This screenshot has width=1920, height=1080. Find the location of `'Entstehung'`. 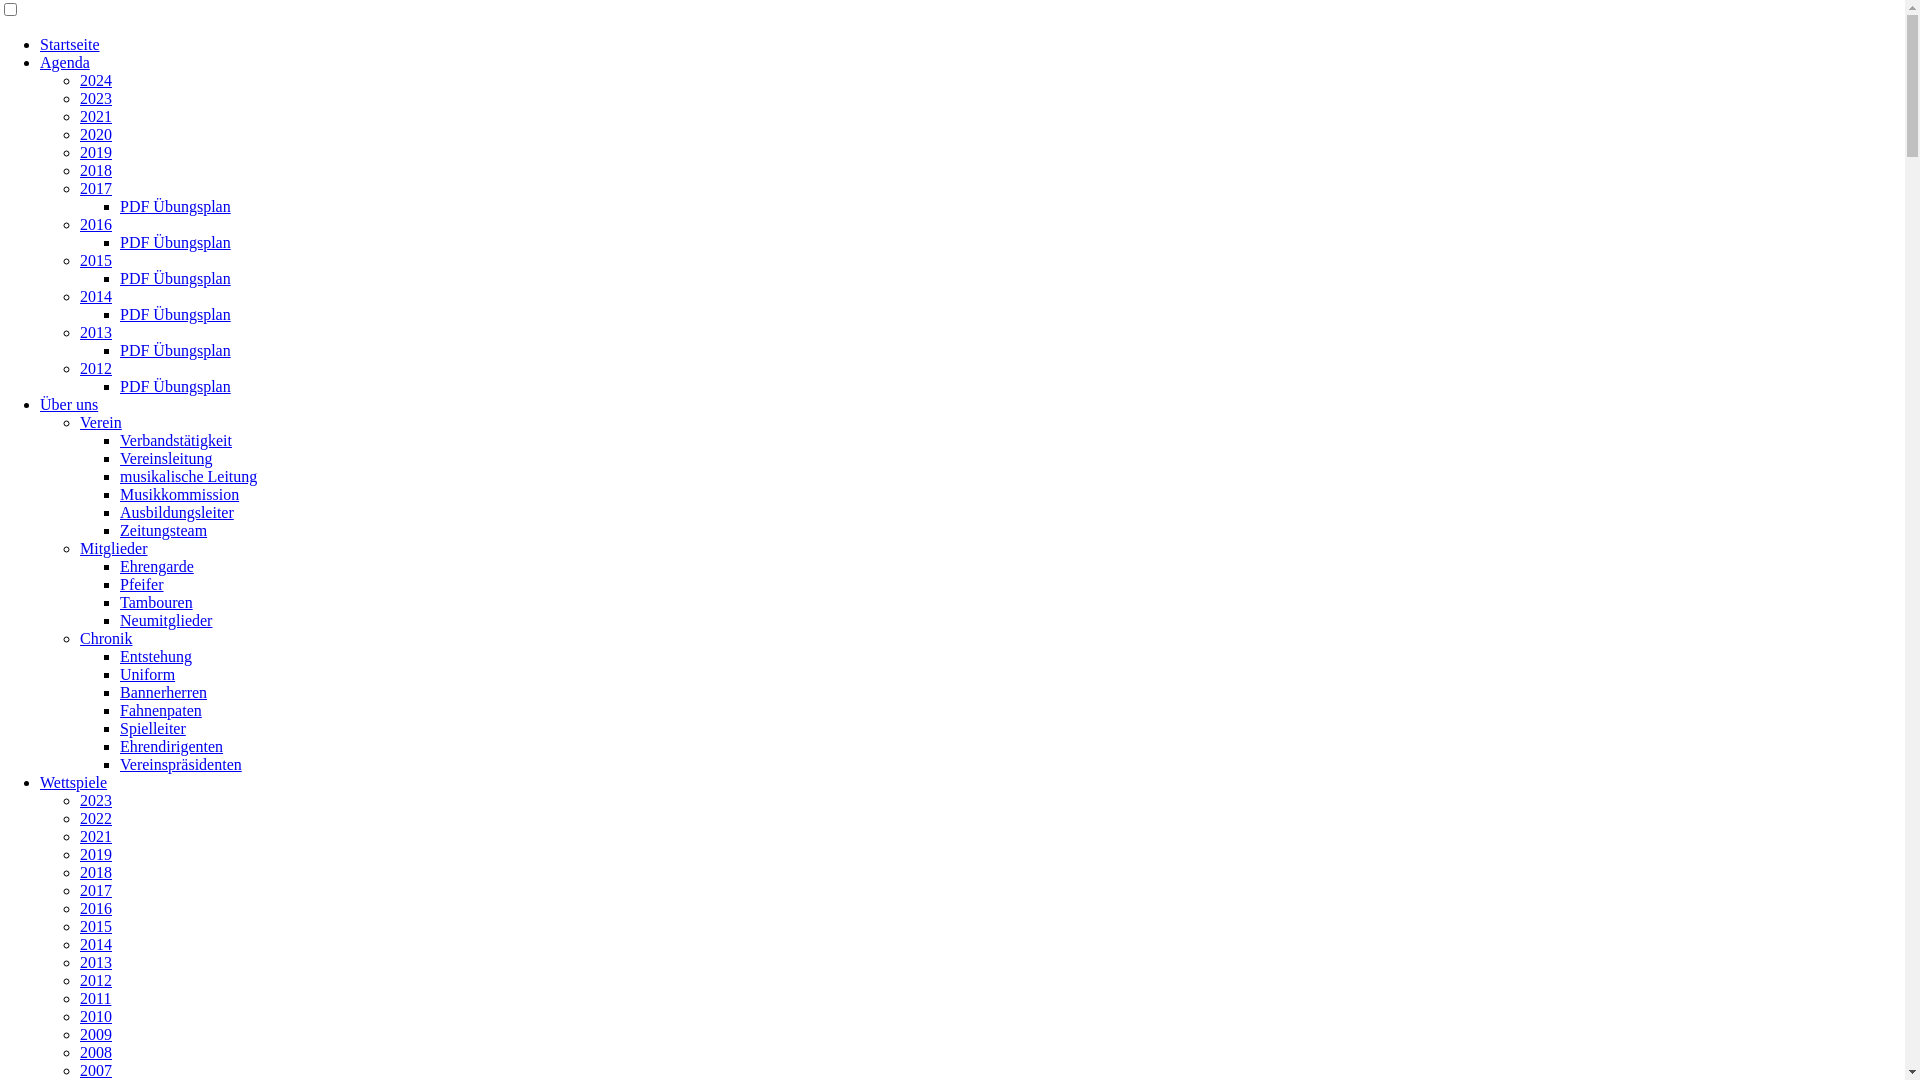

'Entstehung' is located at coordinates (155, 656).